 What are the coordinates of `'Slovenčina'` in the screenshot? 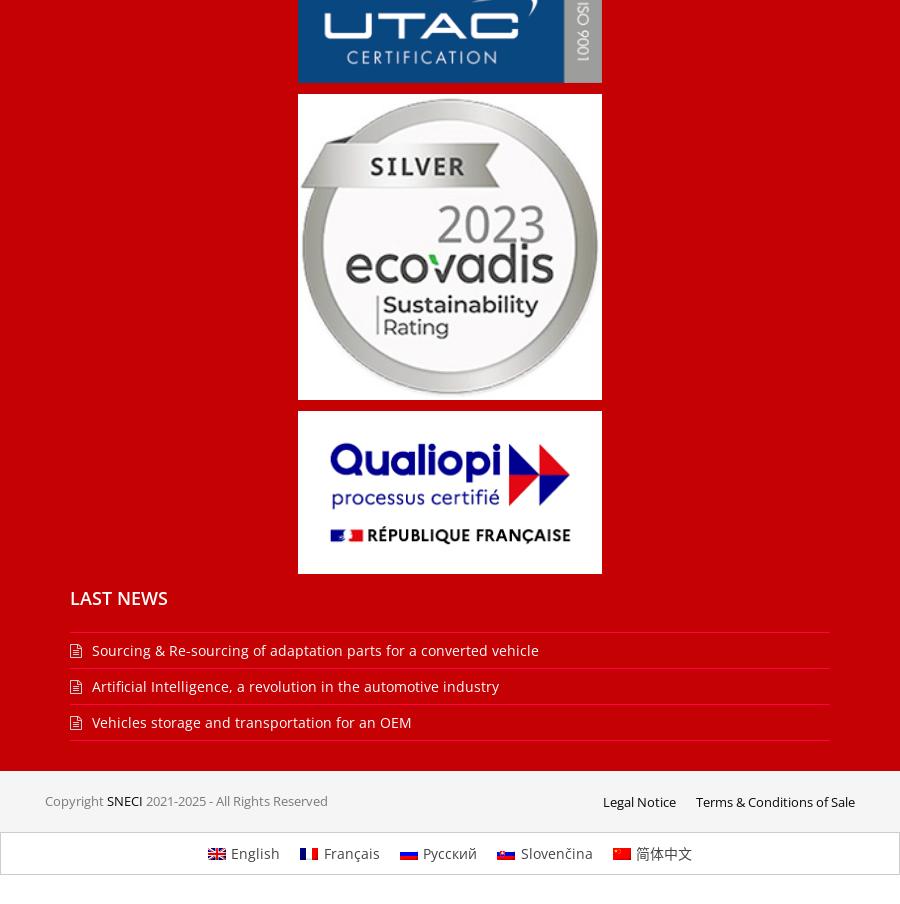 It's located at (555, 852).